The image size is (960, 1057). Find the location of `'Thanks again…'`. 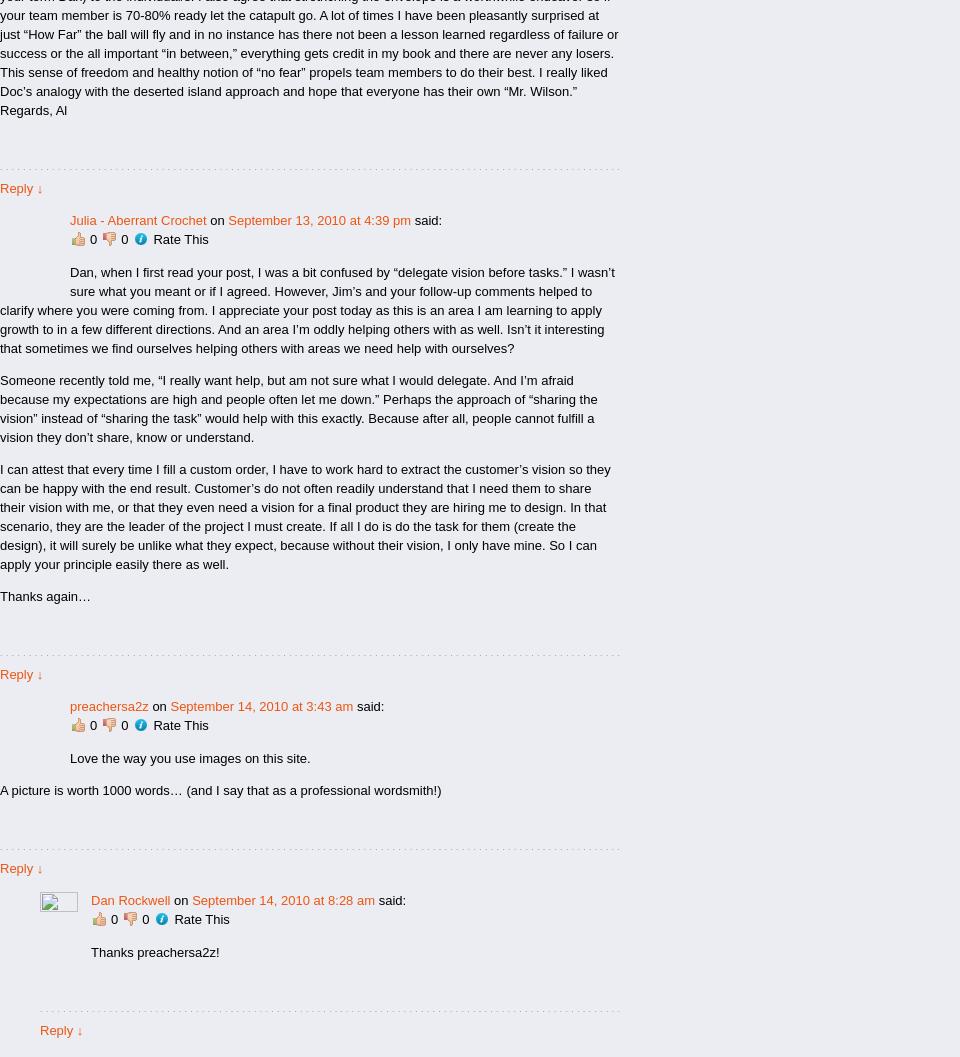

'Thanks again…' is located at coordinates (44, 595).